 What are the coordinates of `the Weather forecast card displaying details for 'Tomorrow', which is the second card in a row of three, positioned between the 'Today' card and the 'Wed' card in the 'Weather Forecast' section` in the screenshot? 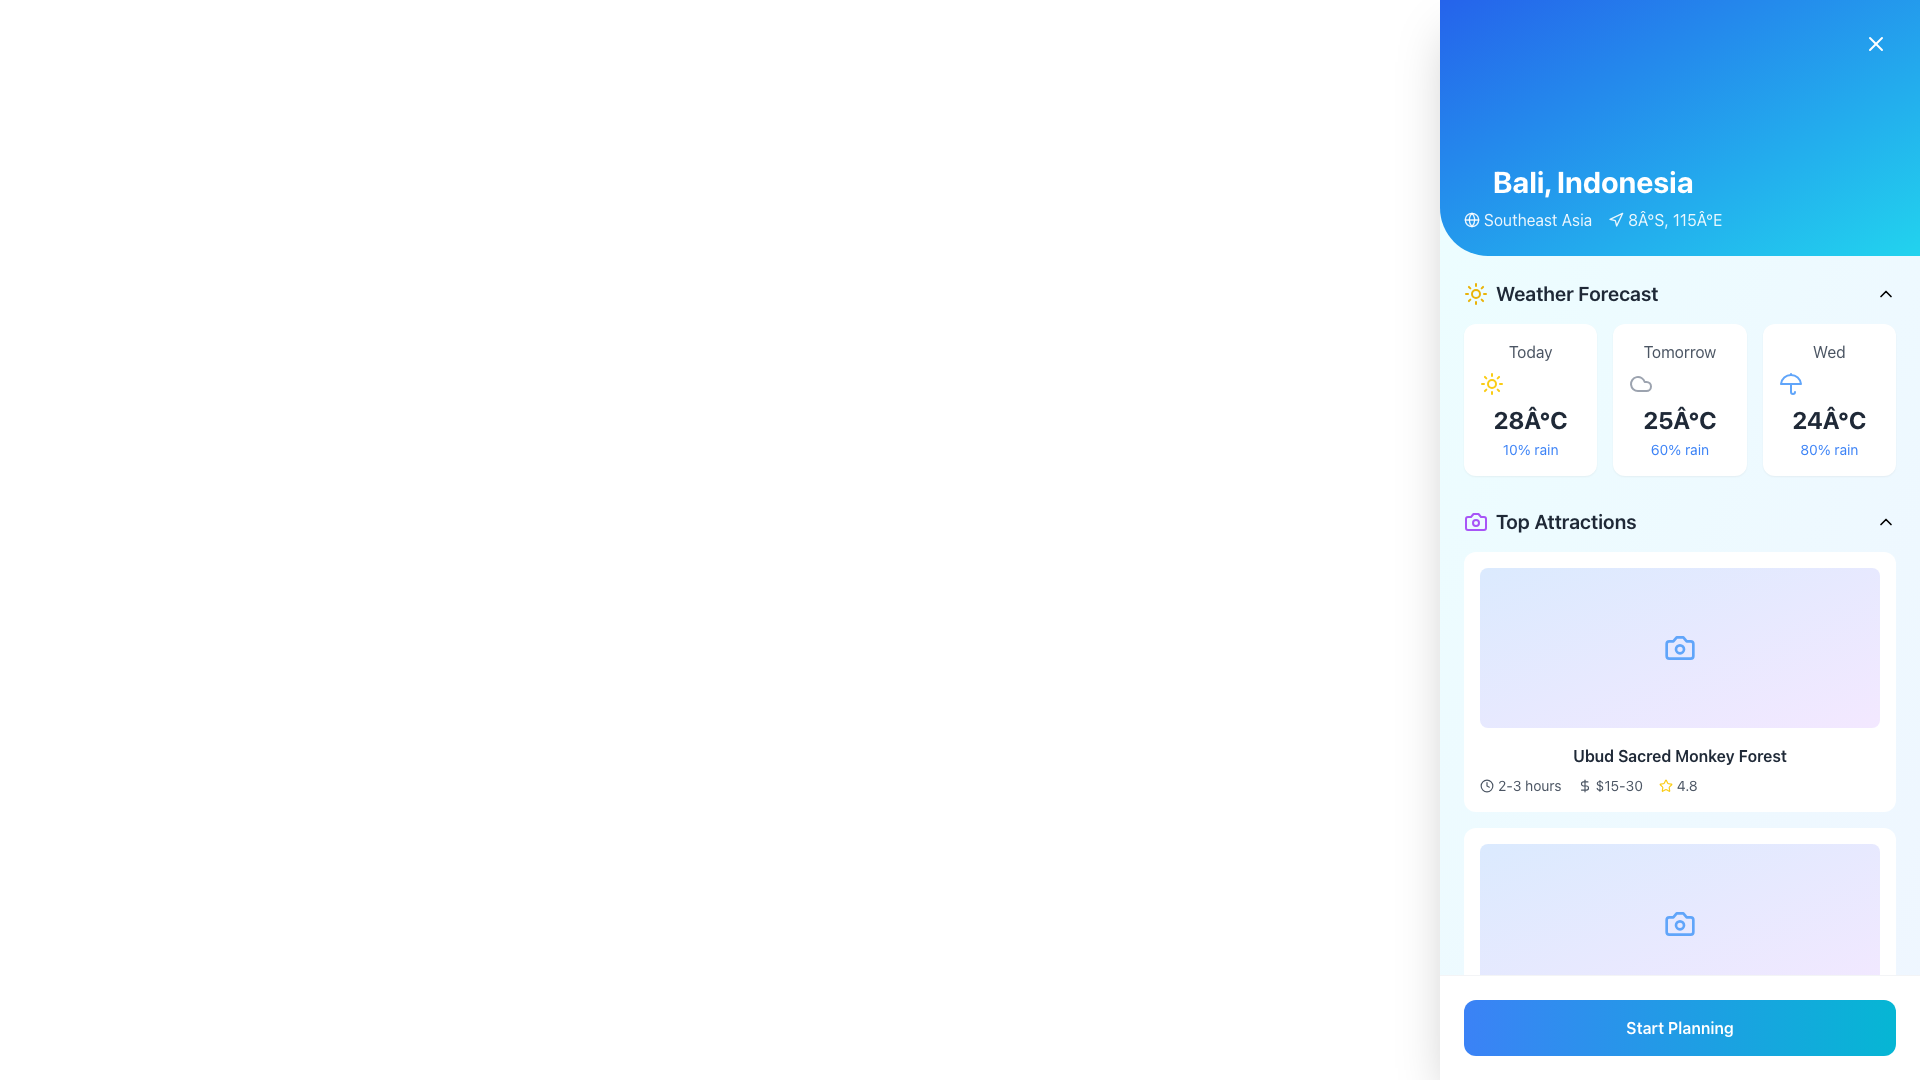 It's located at (1680, 400).